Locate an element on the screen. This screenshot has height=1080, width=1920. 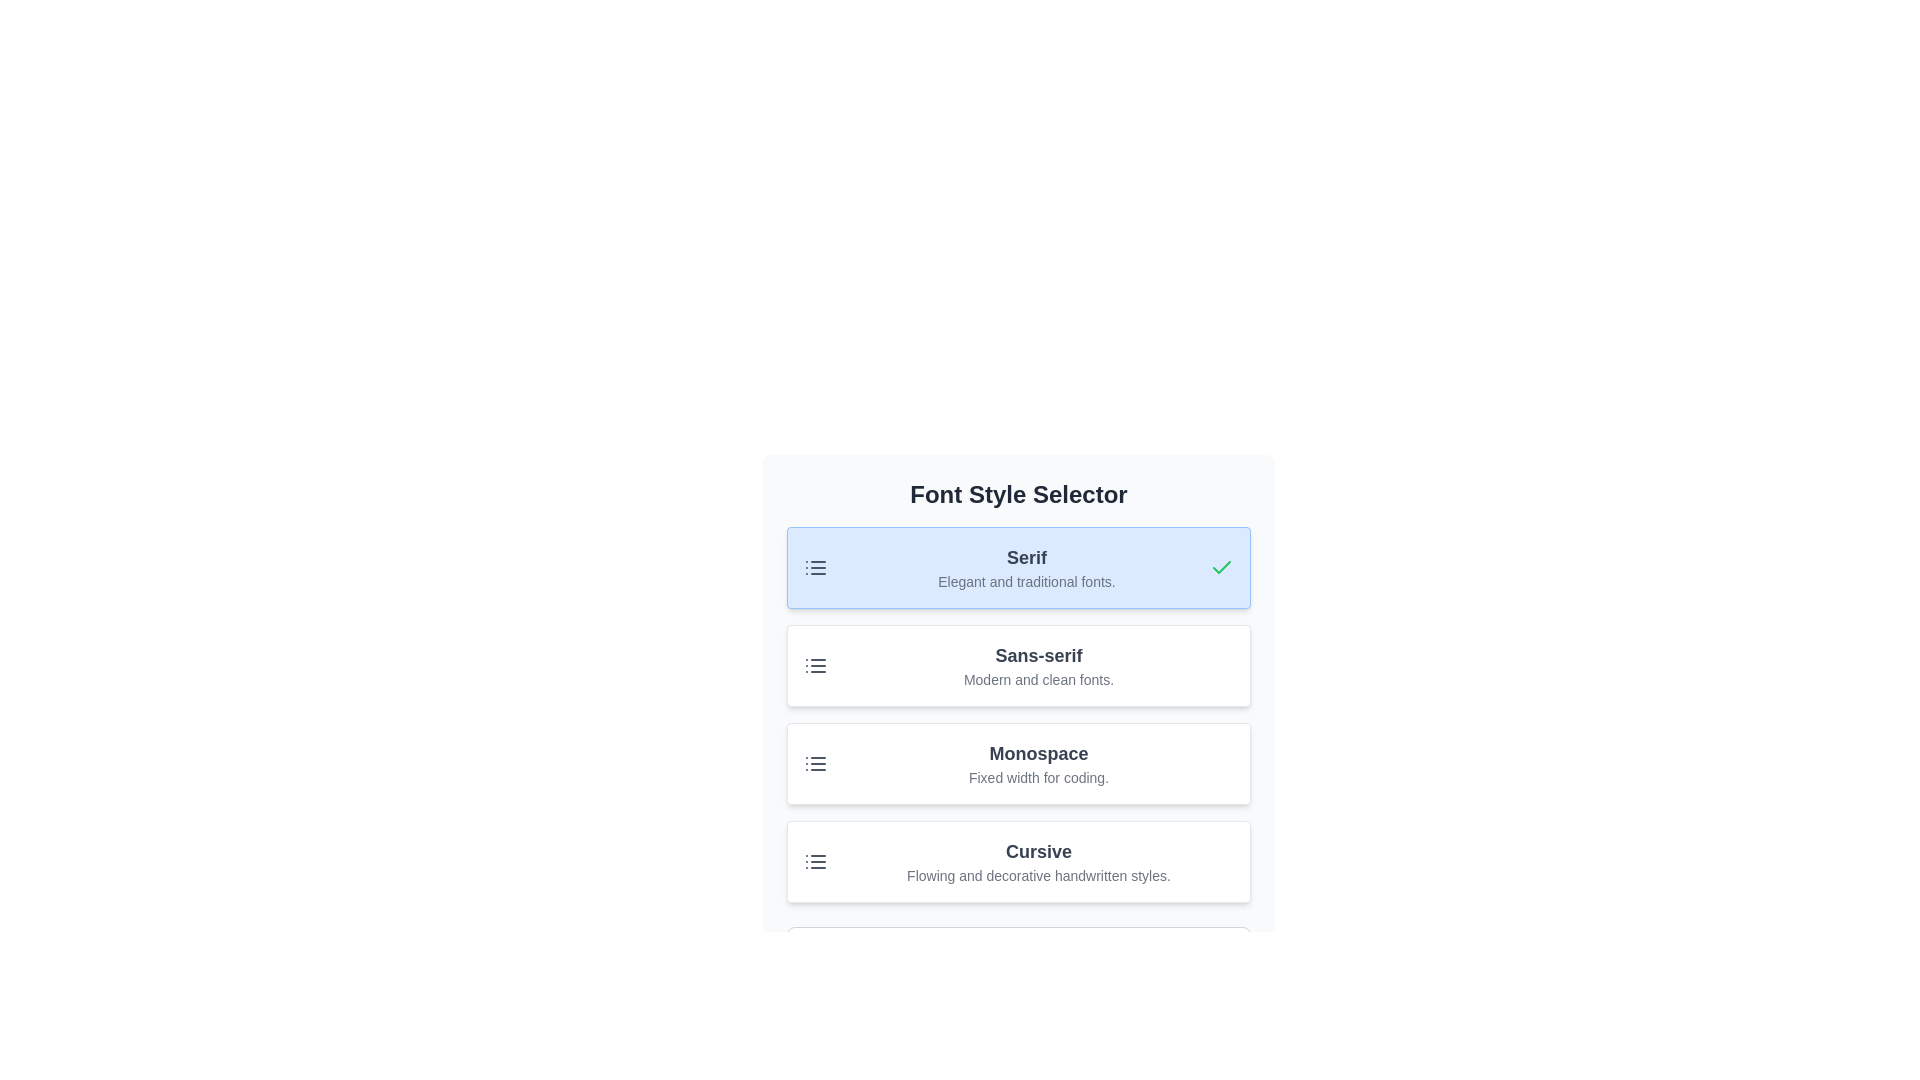
the selectable card for the font style 'Serif' is located at coordinates (1018, 567).